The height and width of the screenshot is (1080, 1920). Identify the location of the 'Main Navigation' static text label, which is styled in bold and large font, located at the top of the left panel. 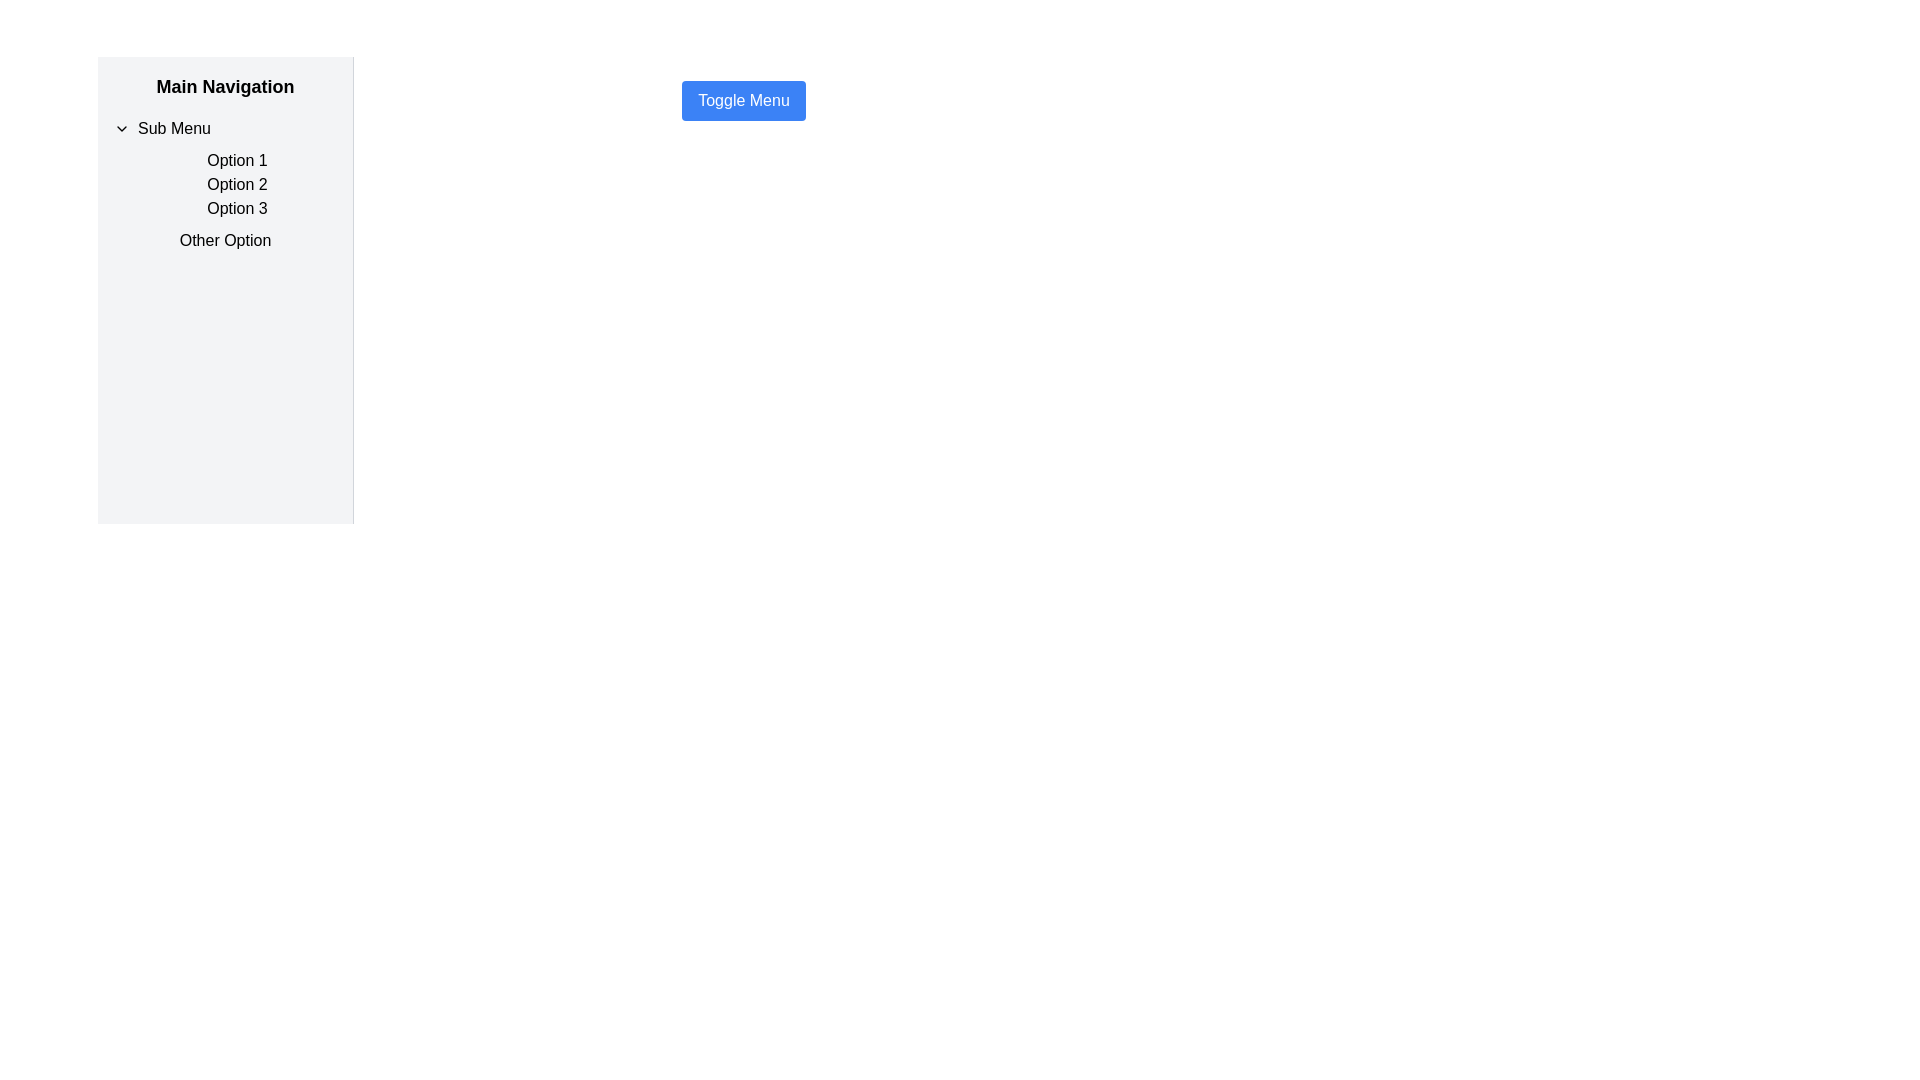
(225, 86).